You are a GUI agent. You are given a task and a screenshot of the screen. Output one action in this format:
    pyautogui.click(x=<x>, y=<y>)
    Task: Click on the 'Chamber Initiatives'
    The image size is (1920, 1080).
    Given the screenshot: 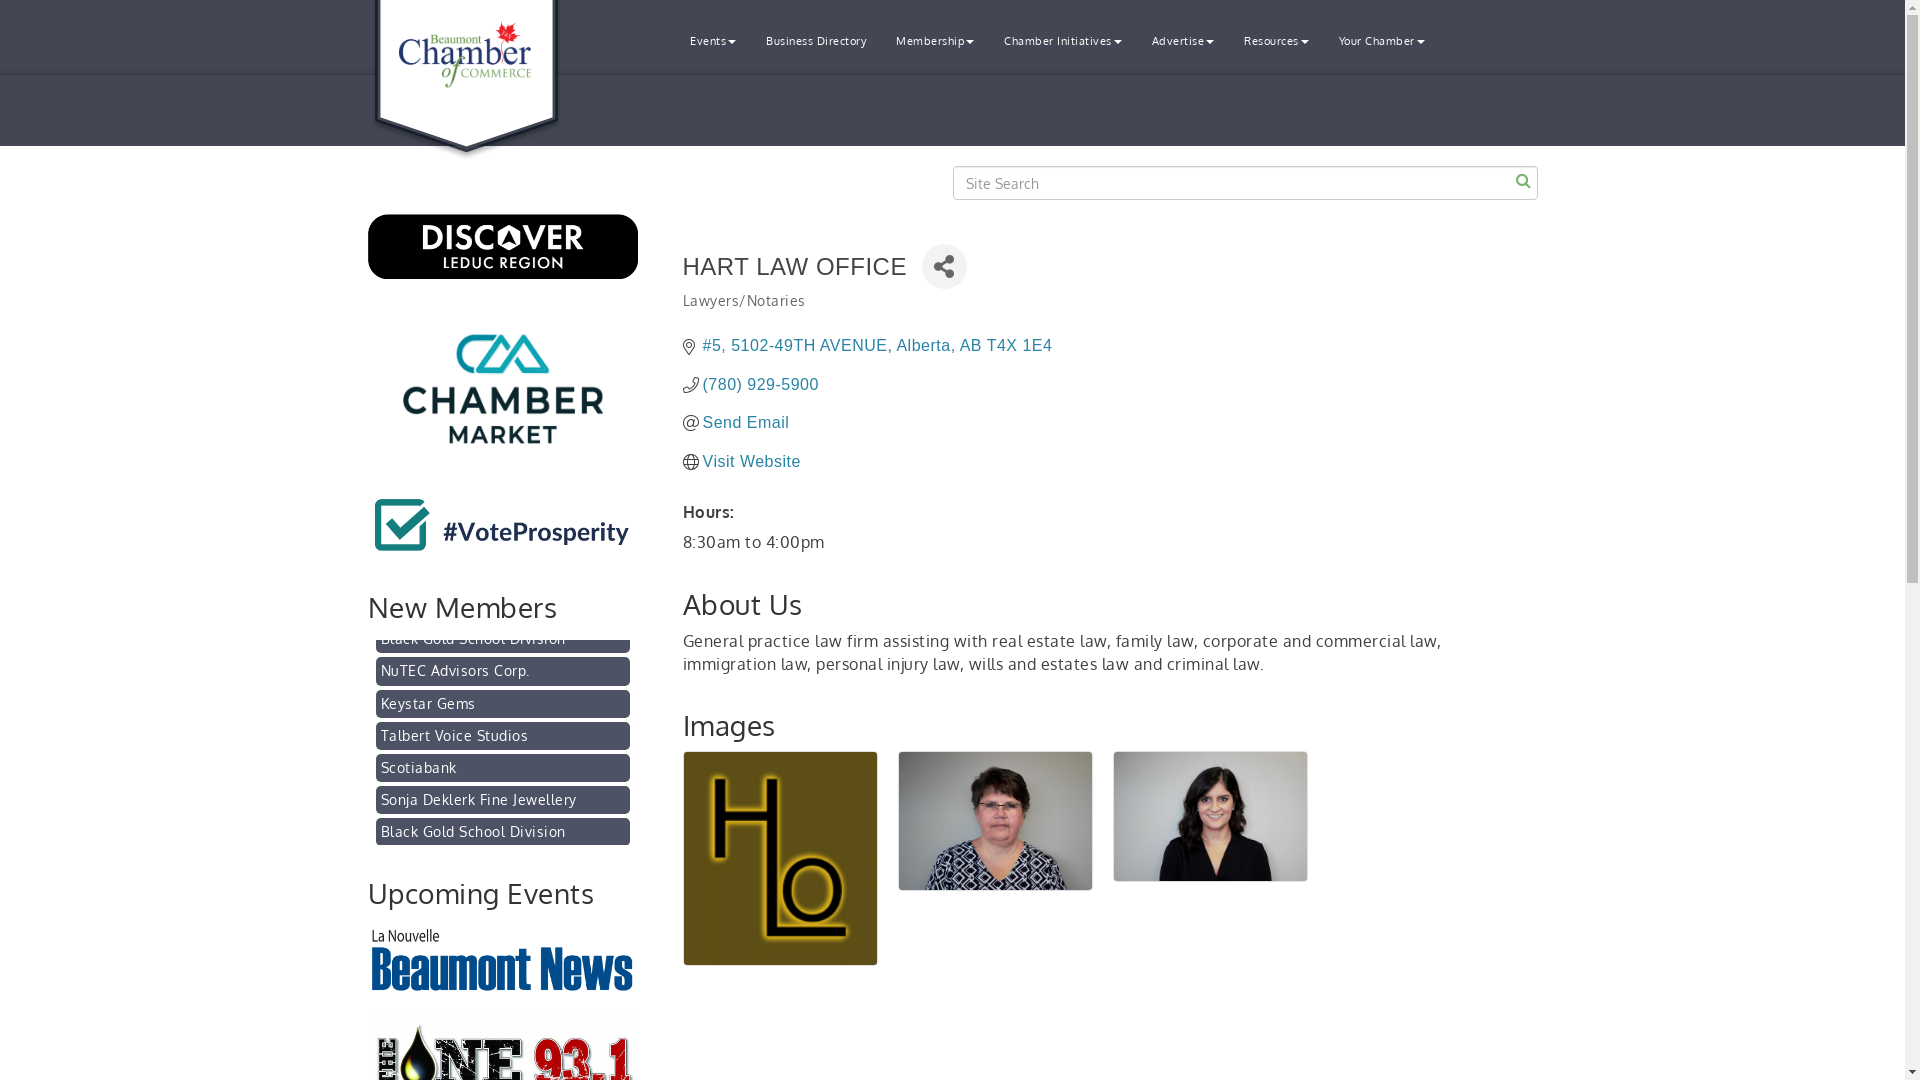 What is the action you would take?
    pyautogui.click(x=1061, y=41)
    